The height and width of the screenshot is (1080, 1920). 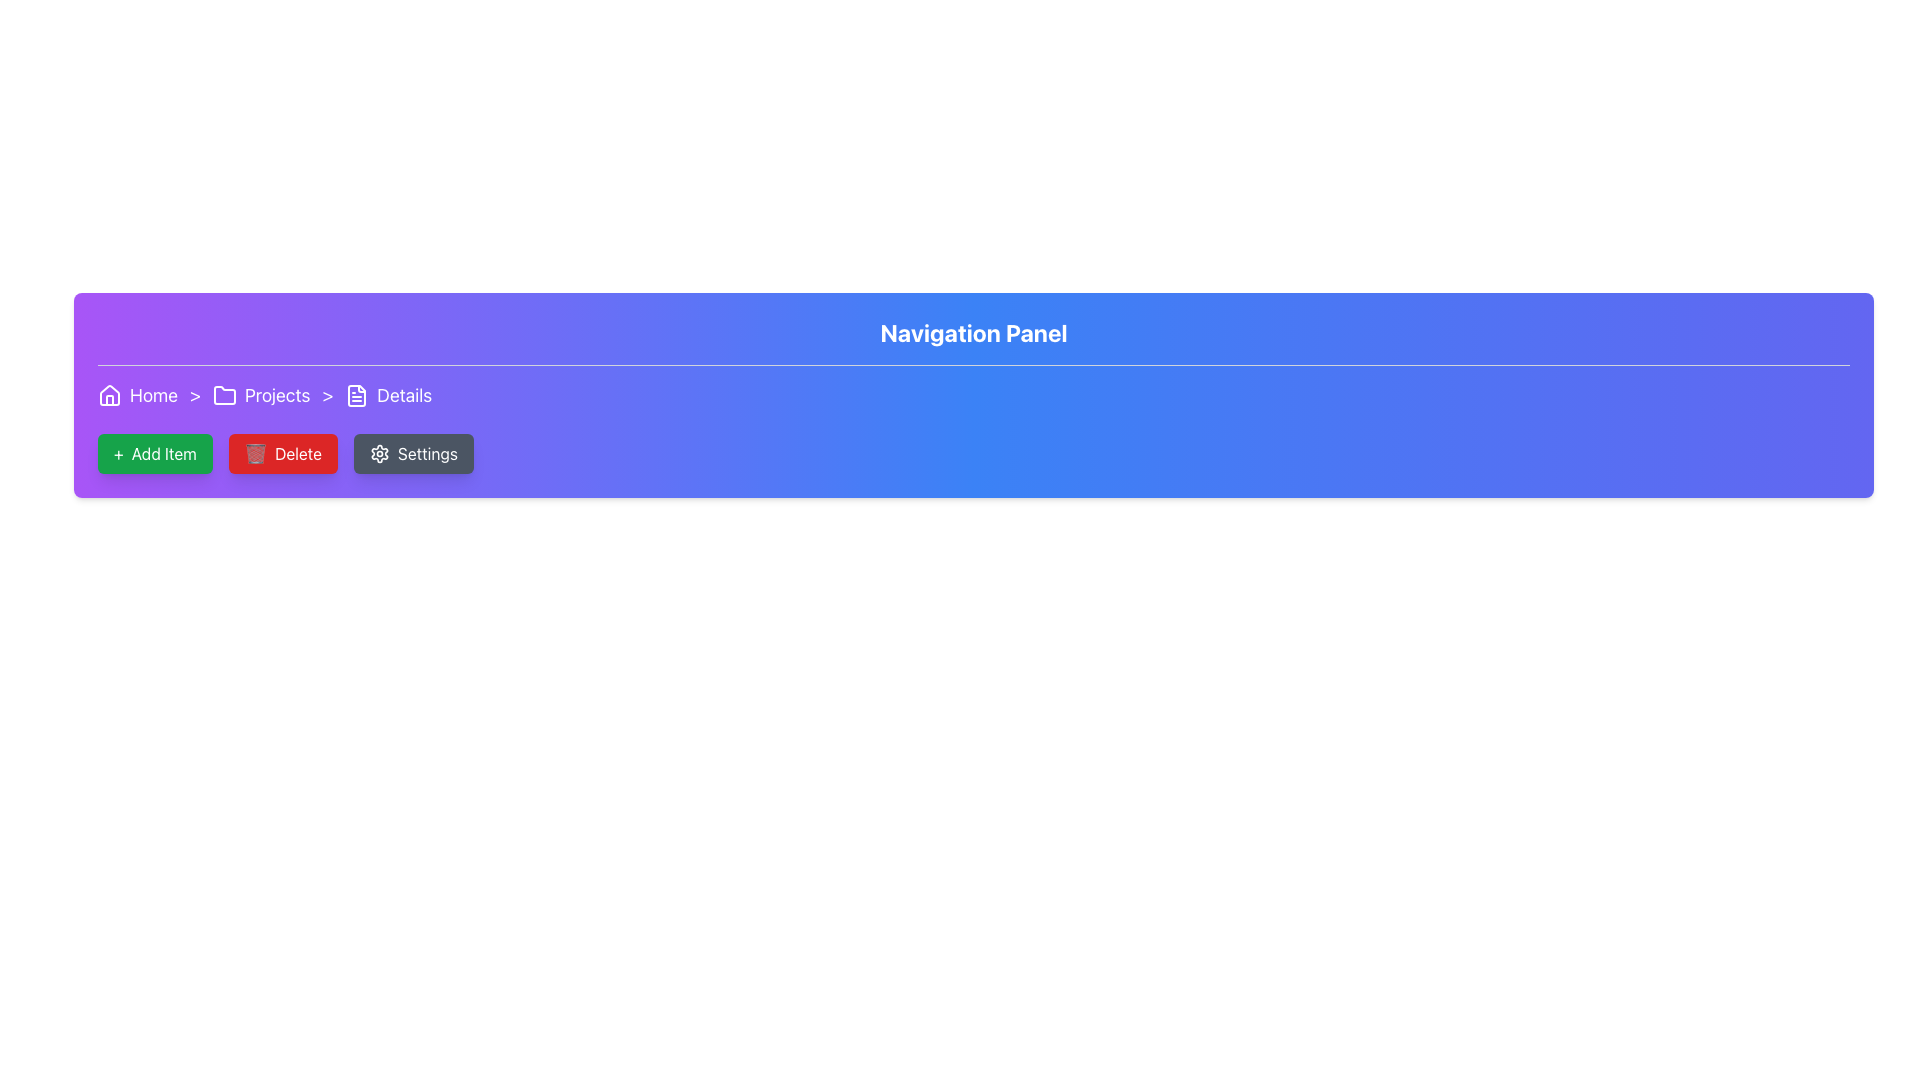 What do you see at coordinates (412, 454) in the screenshot?
I see `the settings button` at bounding box center [412, 454].